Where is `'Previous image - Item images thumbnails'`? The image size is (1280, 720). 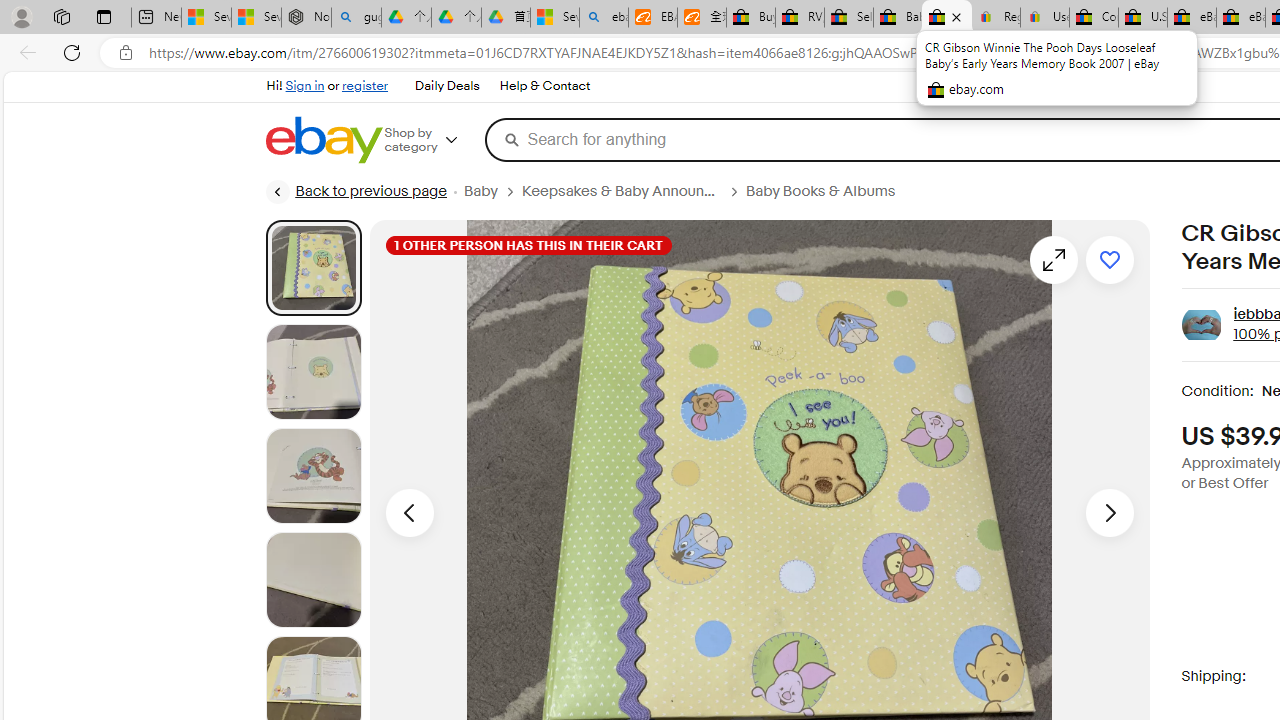
'Previous image - Item images thumbnails' is located at coordinates (408, 511).